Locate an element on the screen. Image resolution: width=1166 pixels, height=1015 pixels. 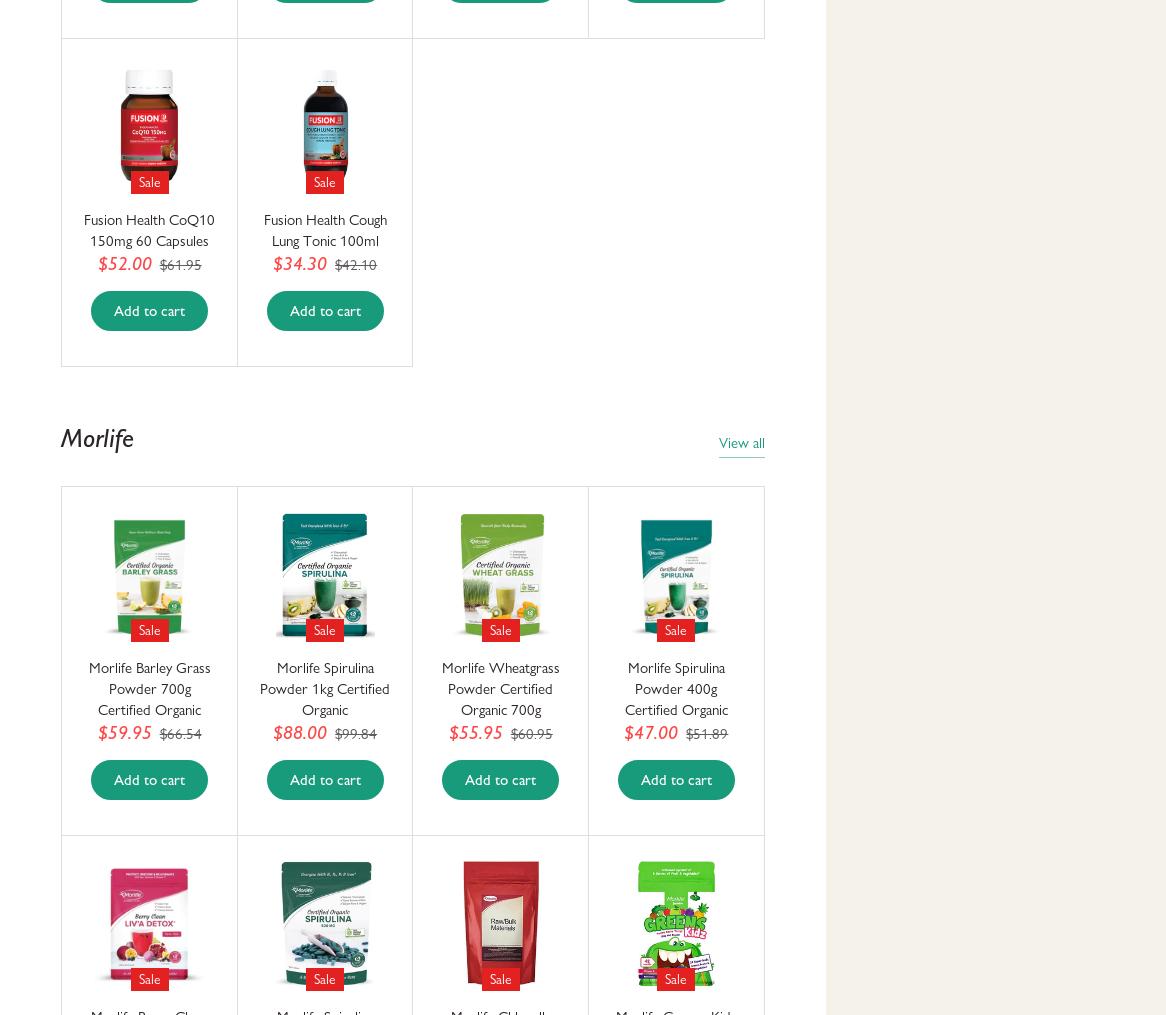
'Morlife Barley Grass Powder 700g Certified Organic' is located at coordinates (149, 688).